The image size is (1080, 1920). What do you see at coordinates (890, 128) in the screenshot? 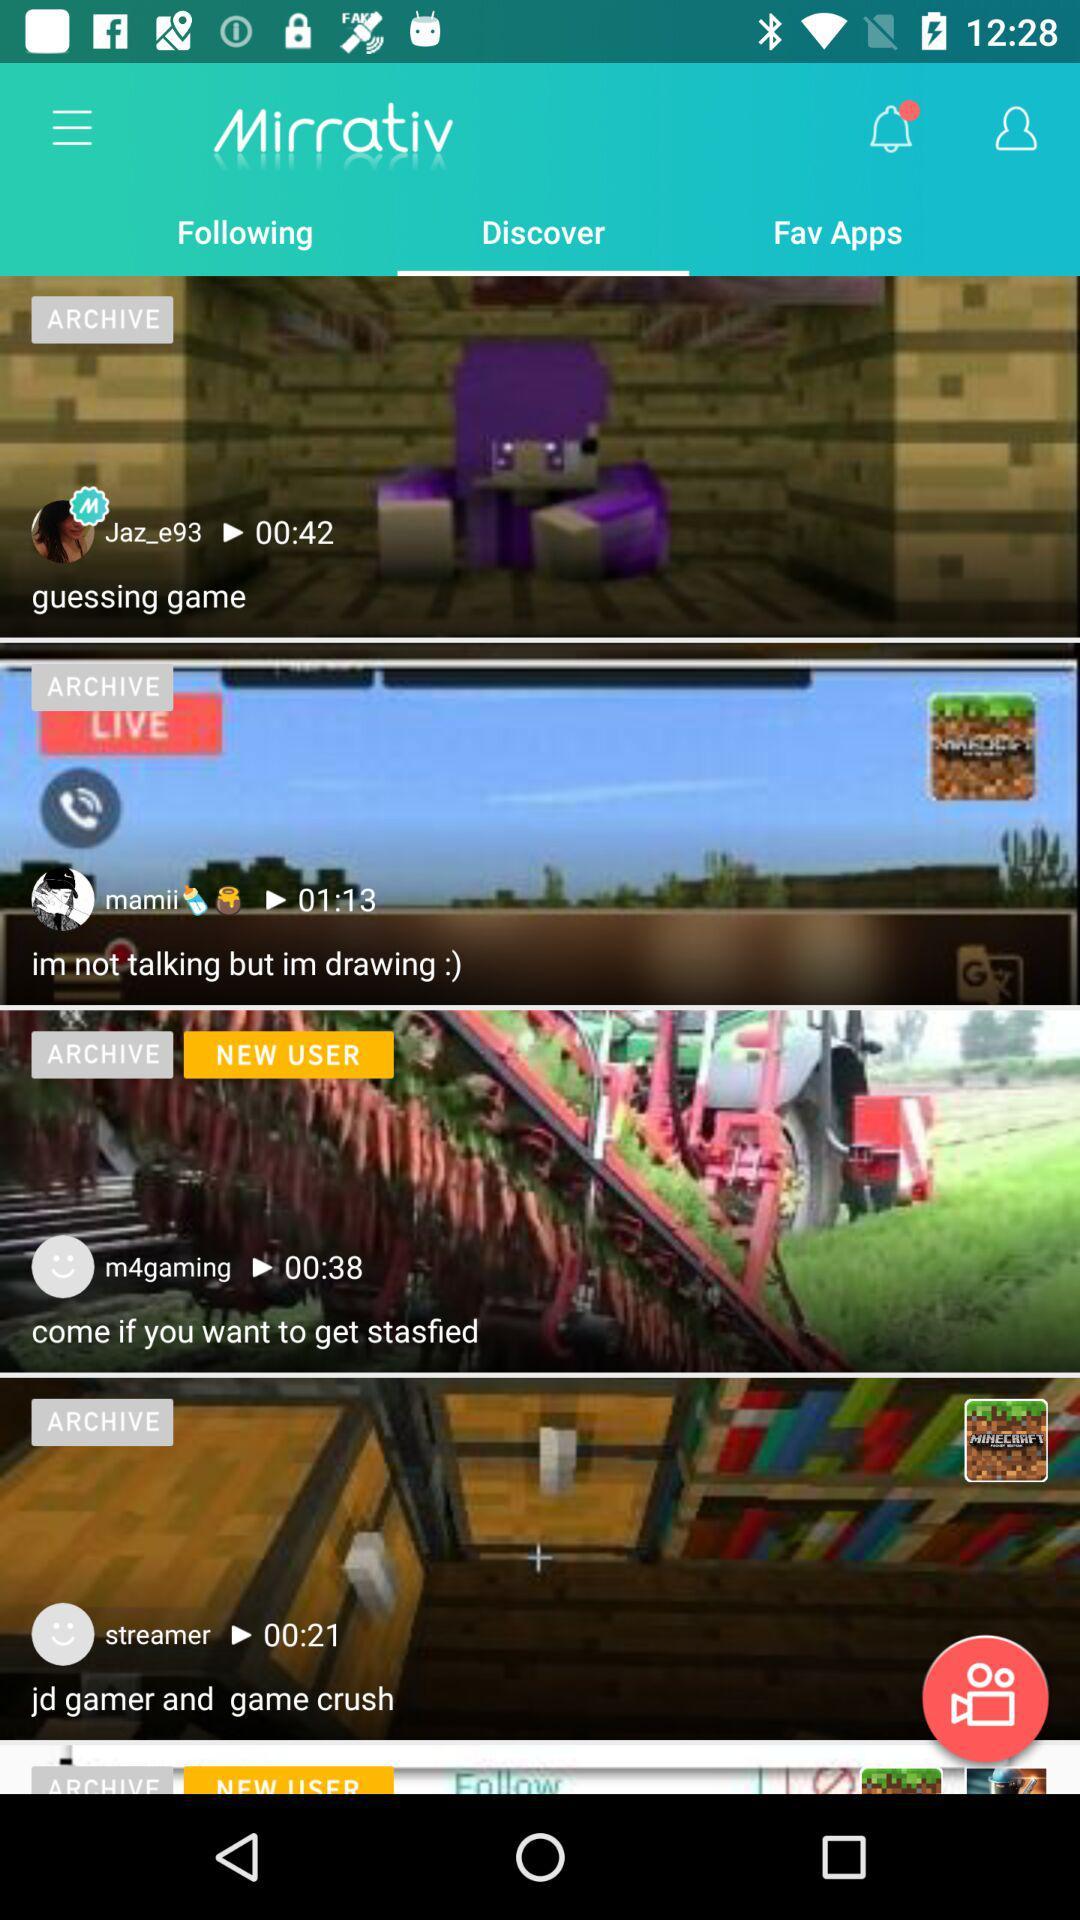
I see `item to the right of discover` at bounding box center [890, 128].